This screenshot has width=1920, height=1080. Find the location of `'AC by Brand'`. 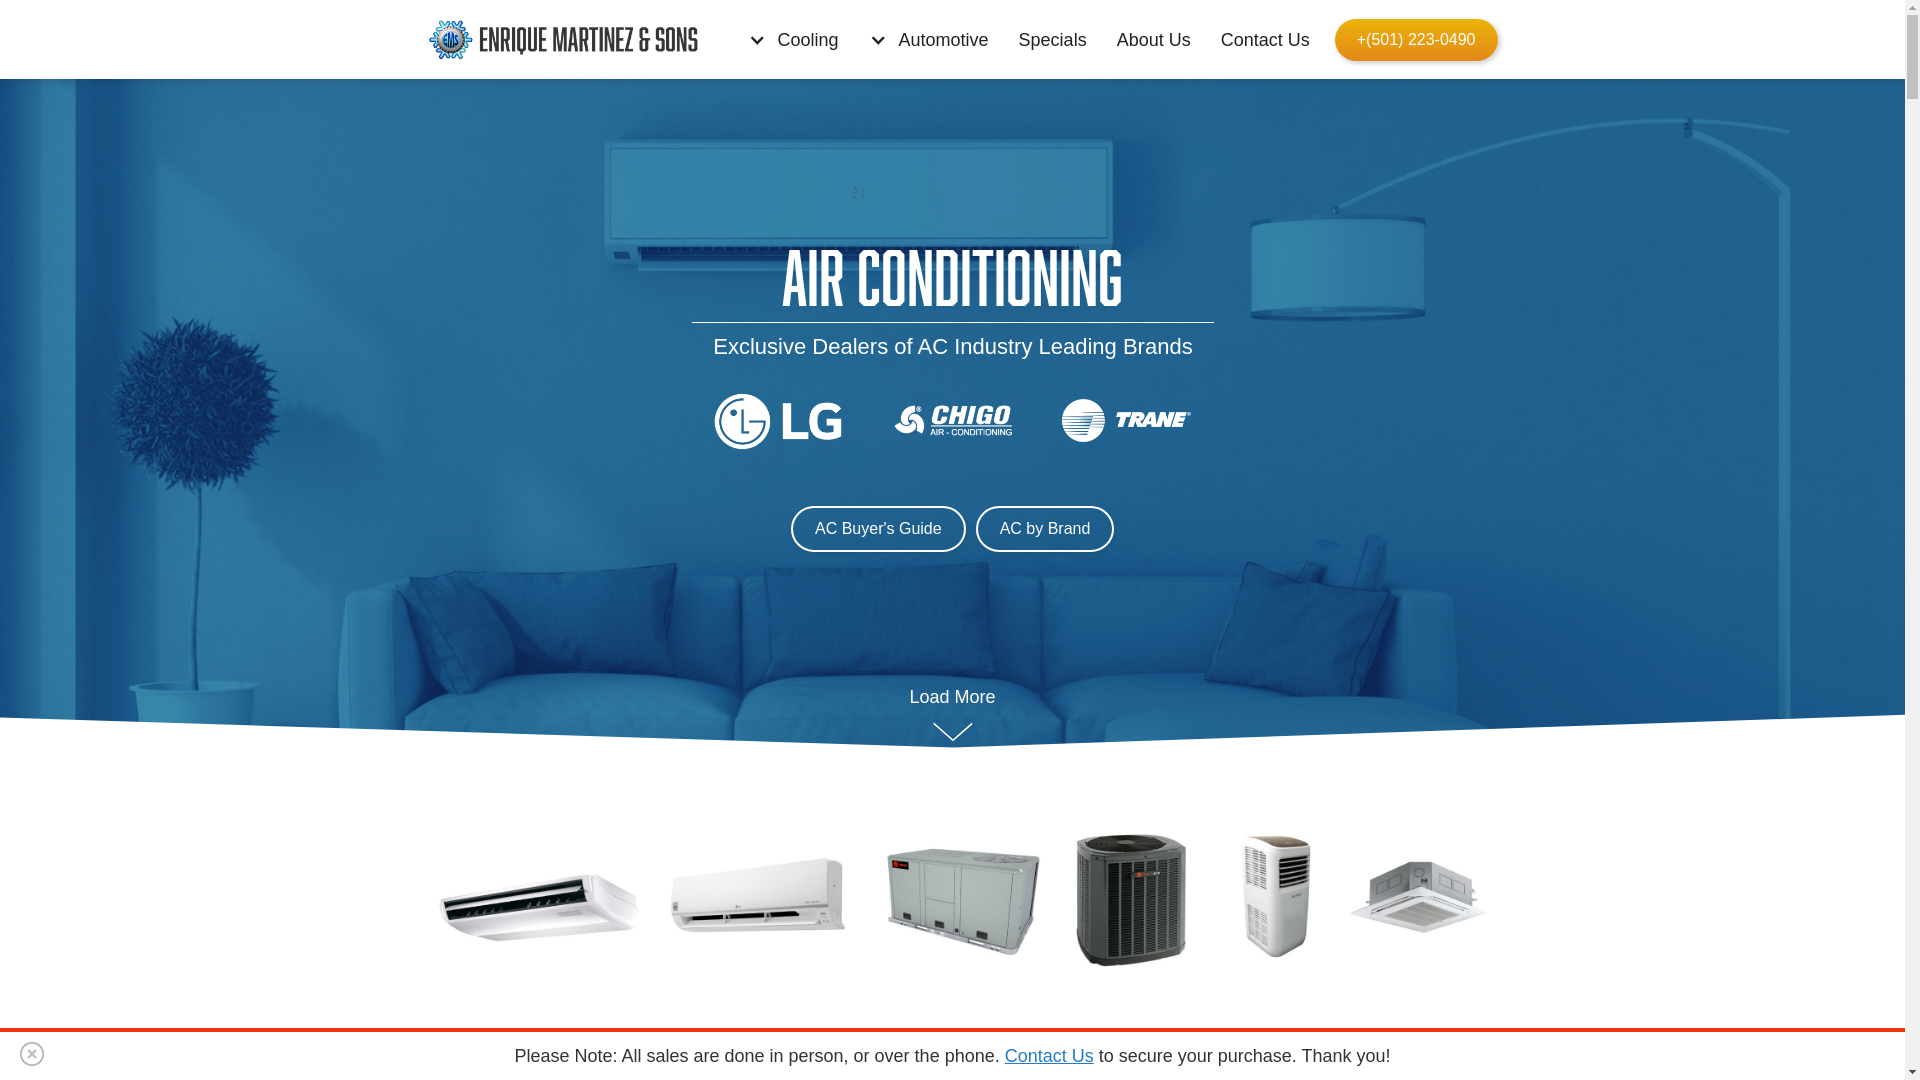

'AC by Brand' is located at coordinates (1043, 527).